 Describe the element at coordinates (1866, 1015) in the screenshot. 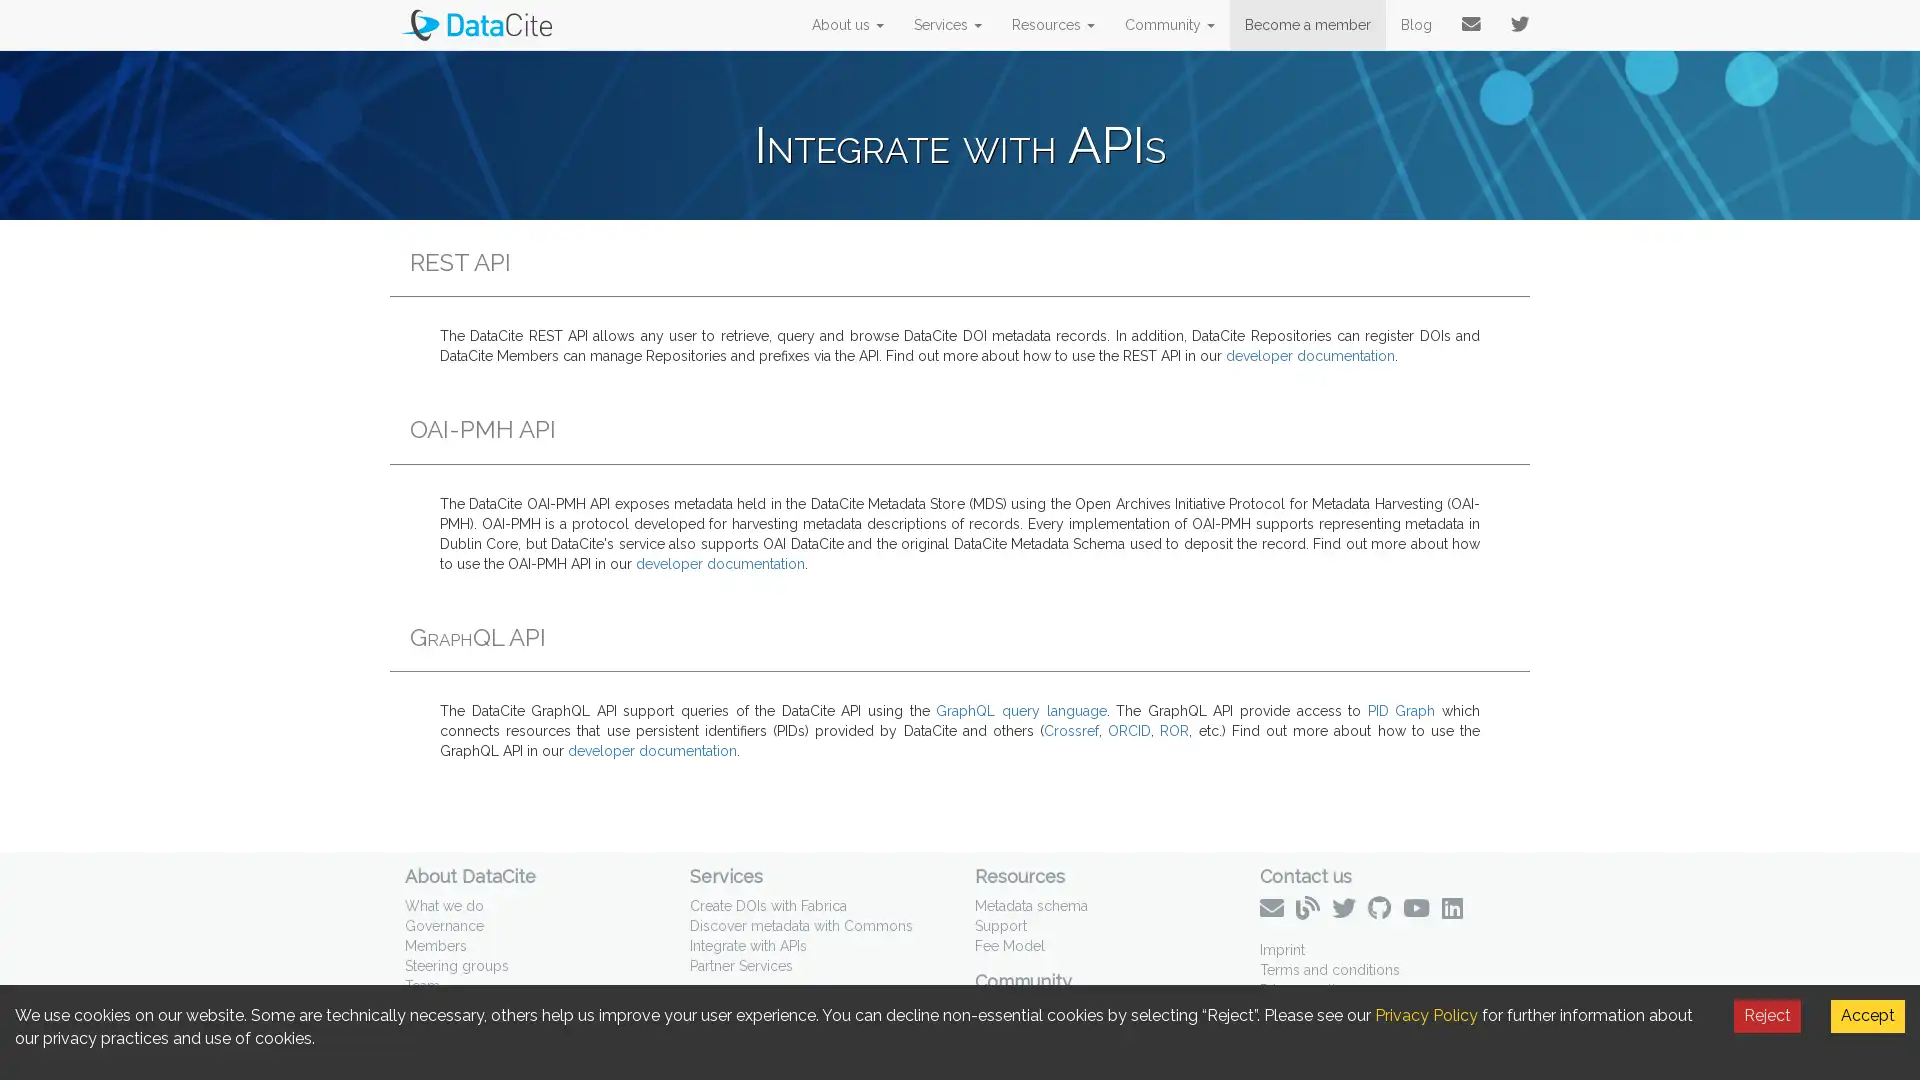

I see `Accept cookies` at that location.